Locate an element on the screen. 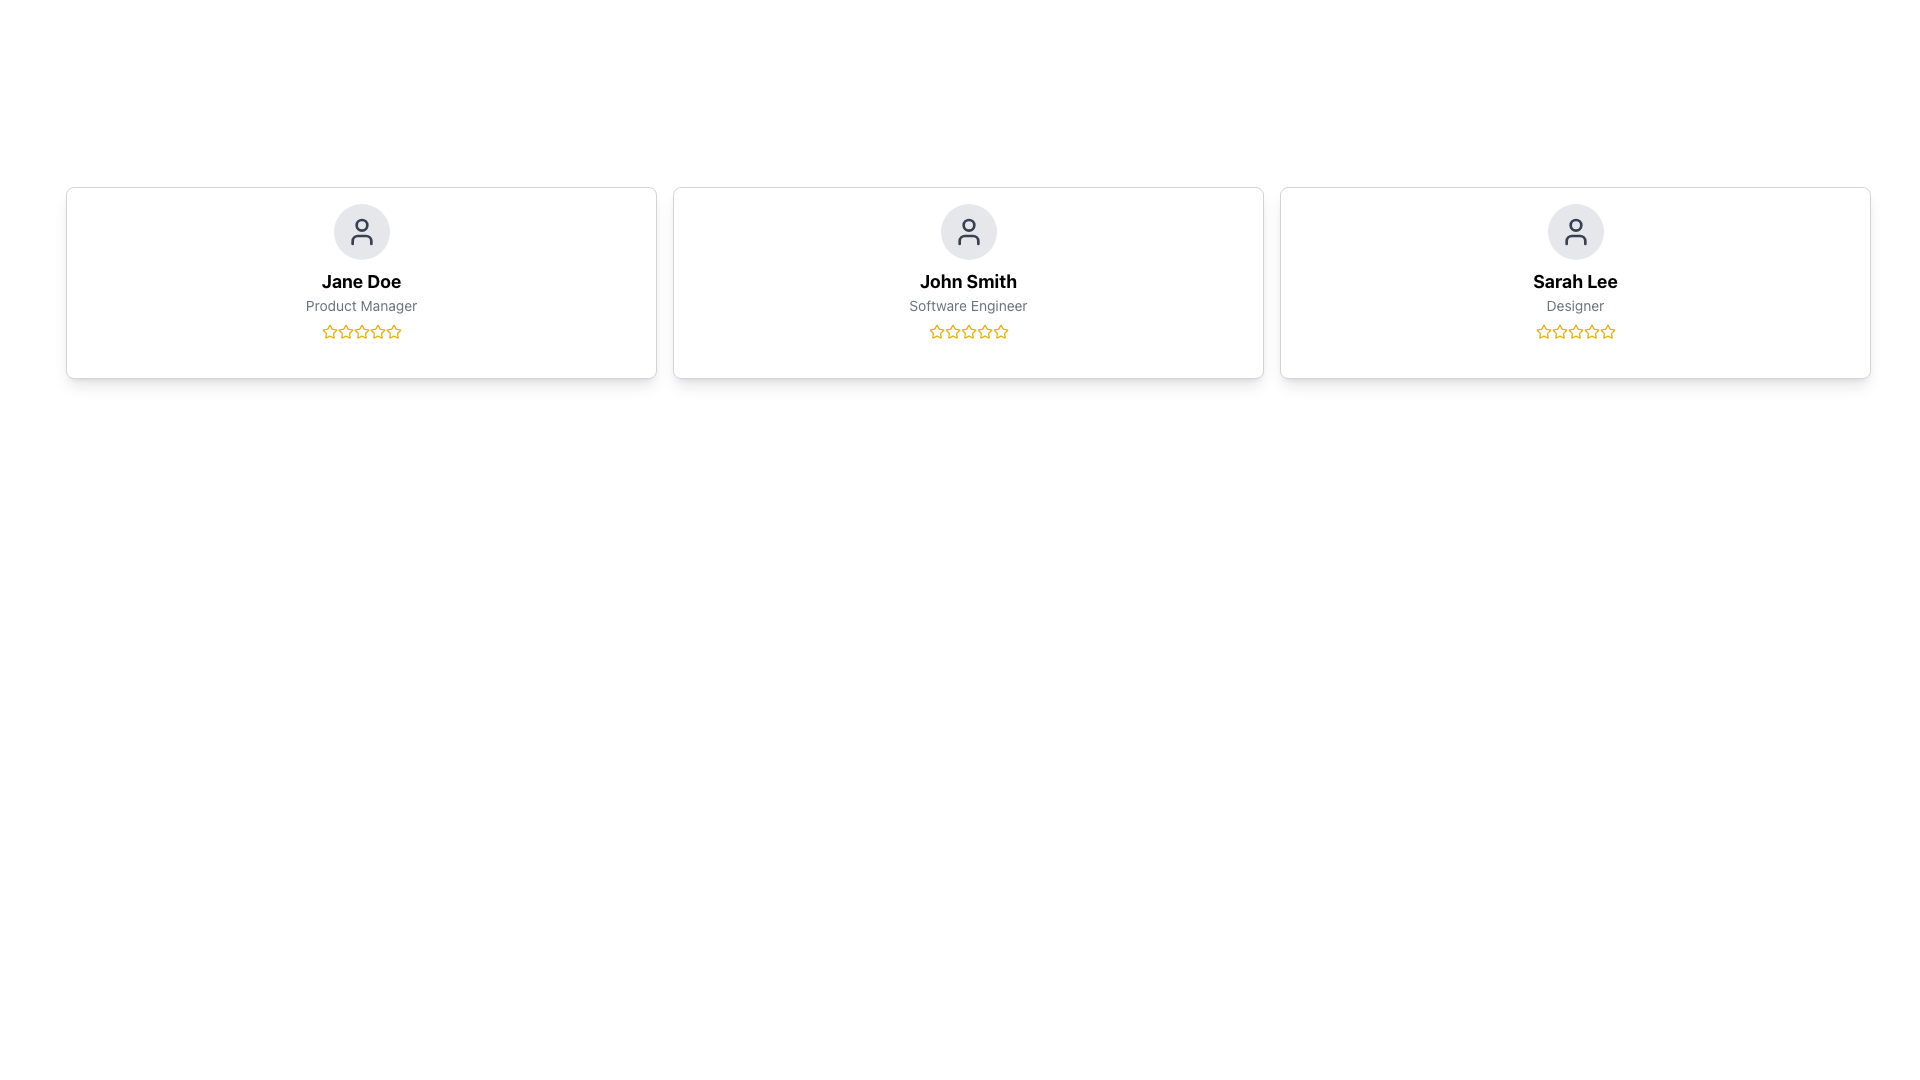 This screenshot has width=1920, height=1080. text label that describes the role or title of the individual represented in the card, which is positioned under the 'John Smith' heading and above a series of star icons in the central card is located at coordinates (968, 305).